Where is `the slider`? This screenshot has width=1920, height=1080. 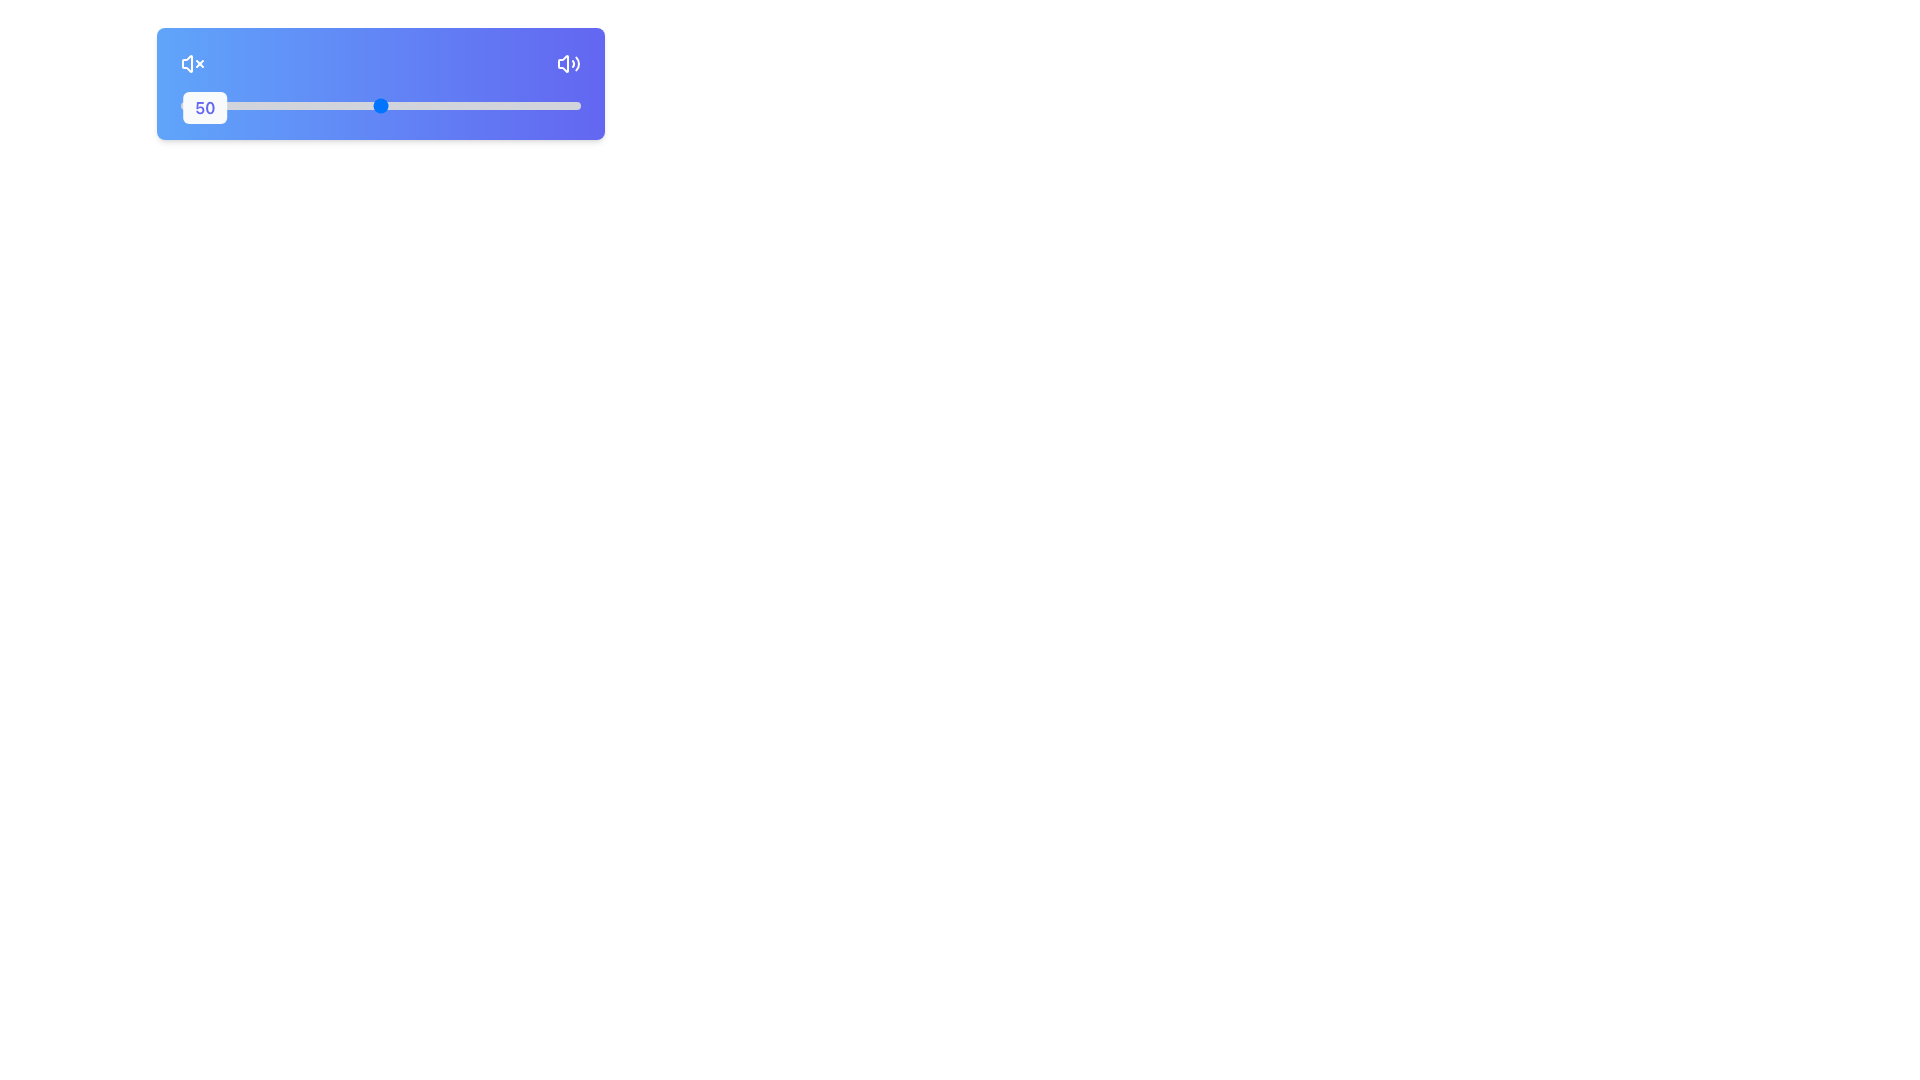 the slider is located at coordinates (568, 105).